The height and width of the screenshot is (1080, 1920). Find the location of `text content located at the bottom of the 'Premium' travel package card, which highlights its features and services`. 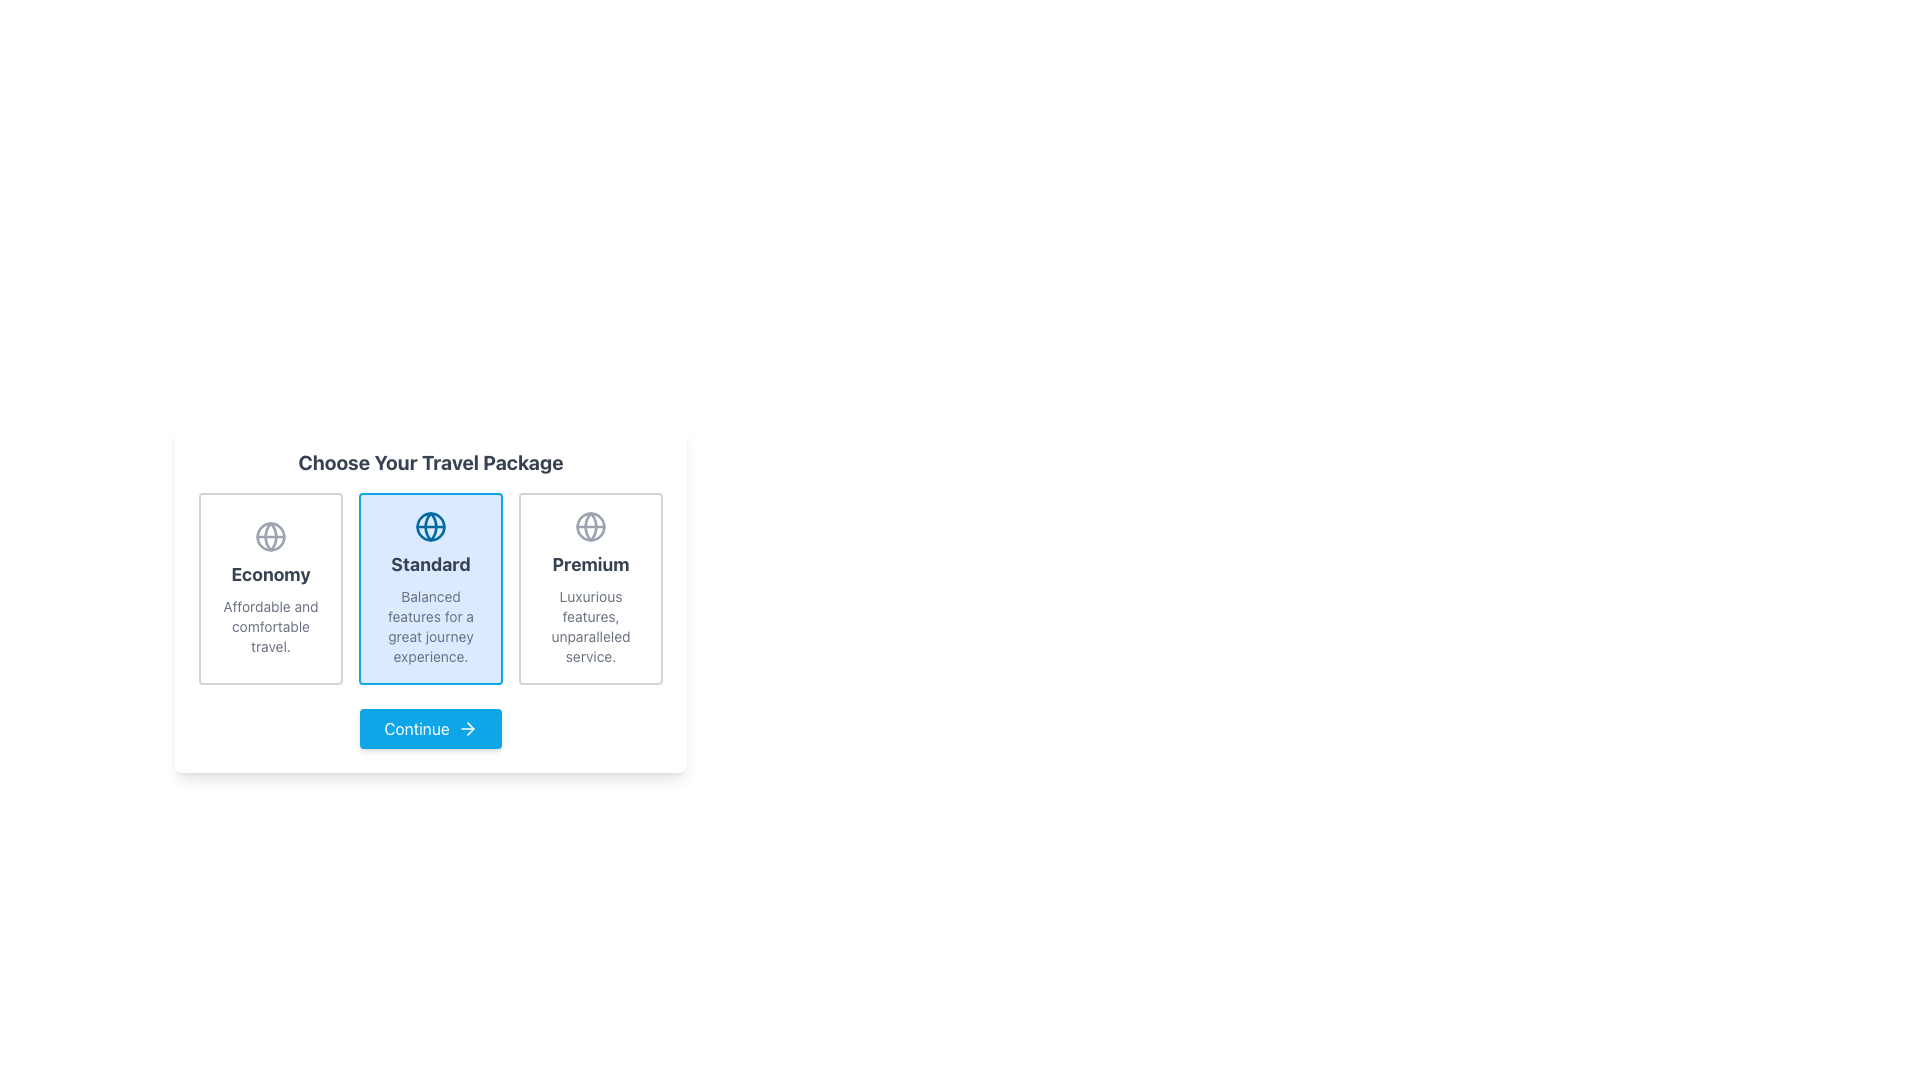

text content located at the bottom of the 'Premium' travel package card, which highlights its features and services is located at coordinates (589, 626).